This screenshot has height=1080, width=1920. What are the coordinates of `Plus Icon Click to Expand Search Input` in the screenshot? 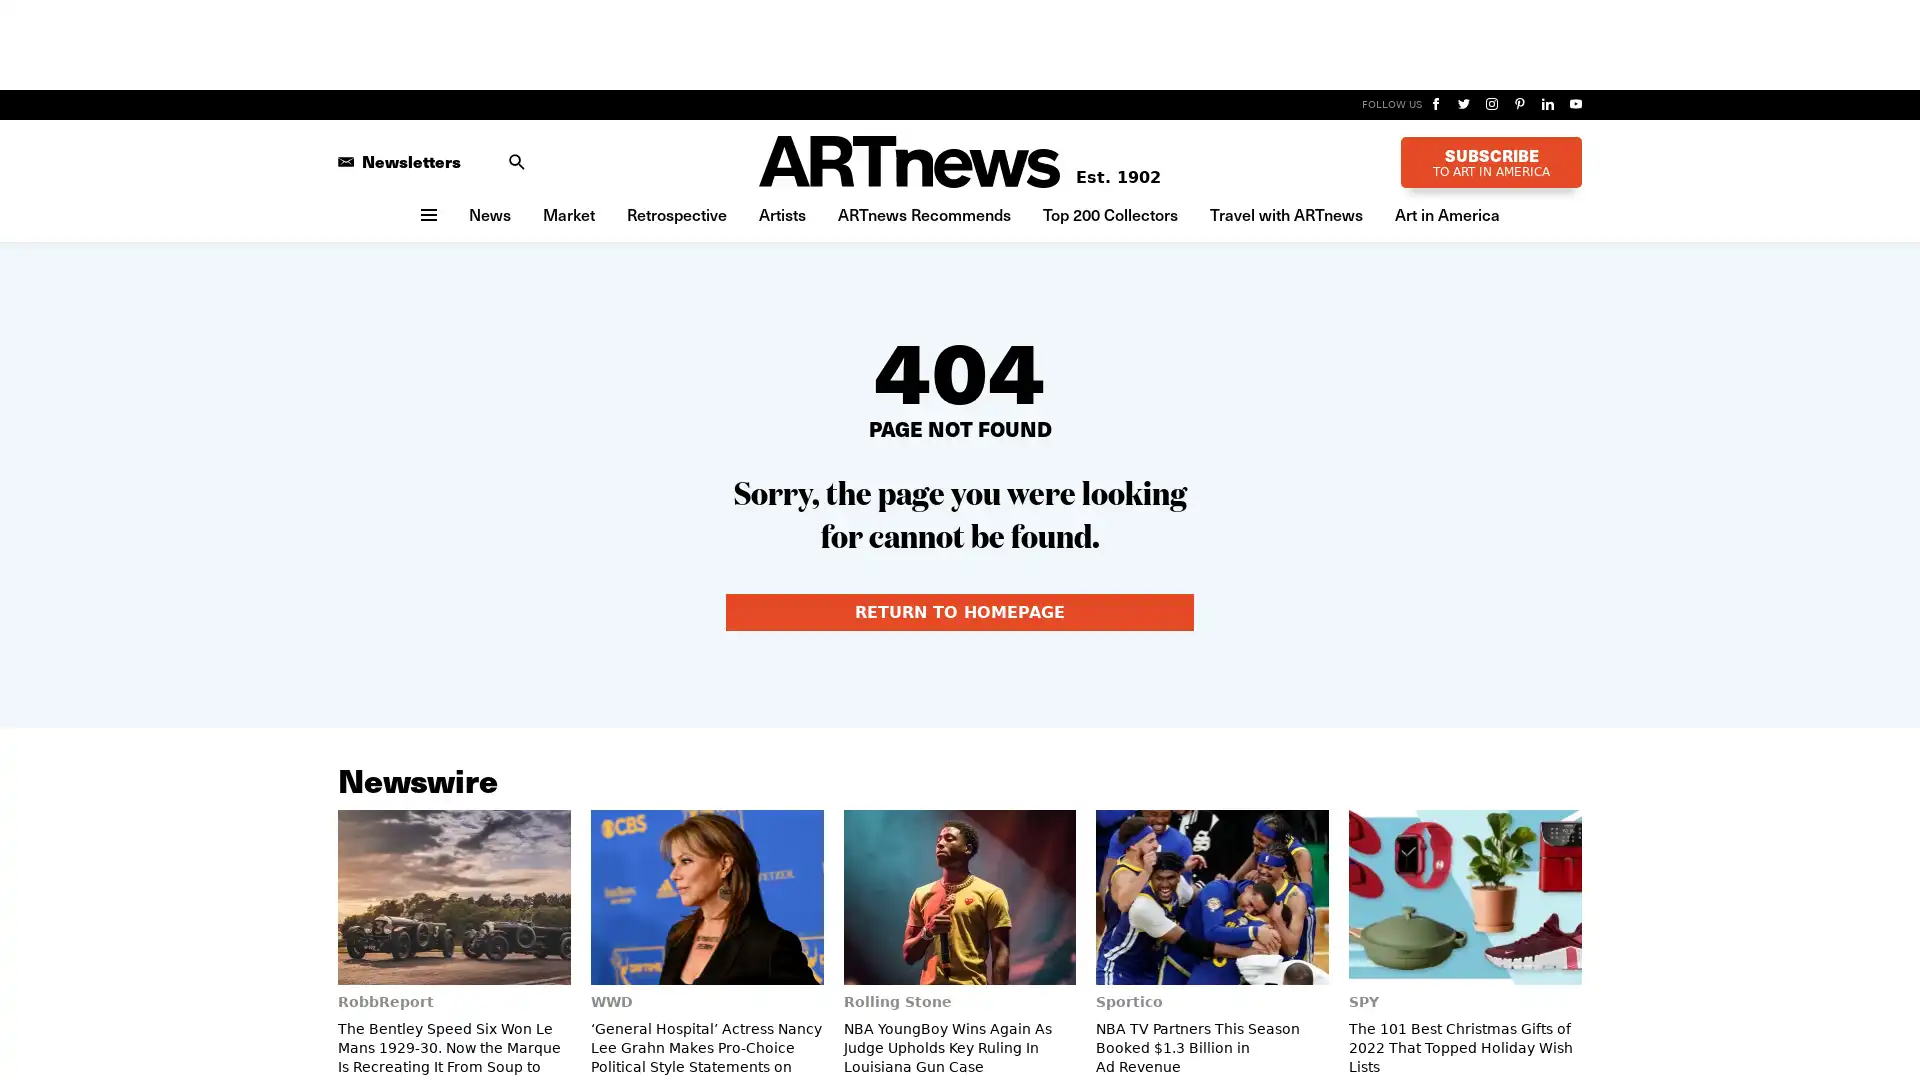 It's located at (517, 160).